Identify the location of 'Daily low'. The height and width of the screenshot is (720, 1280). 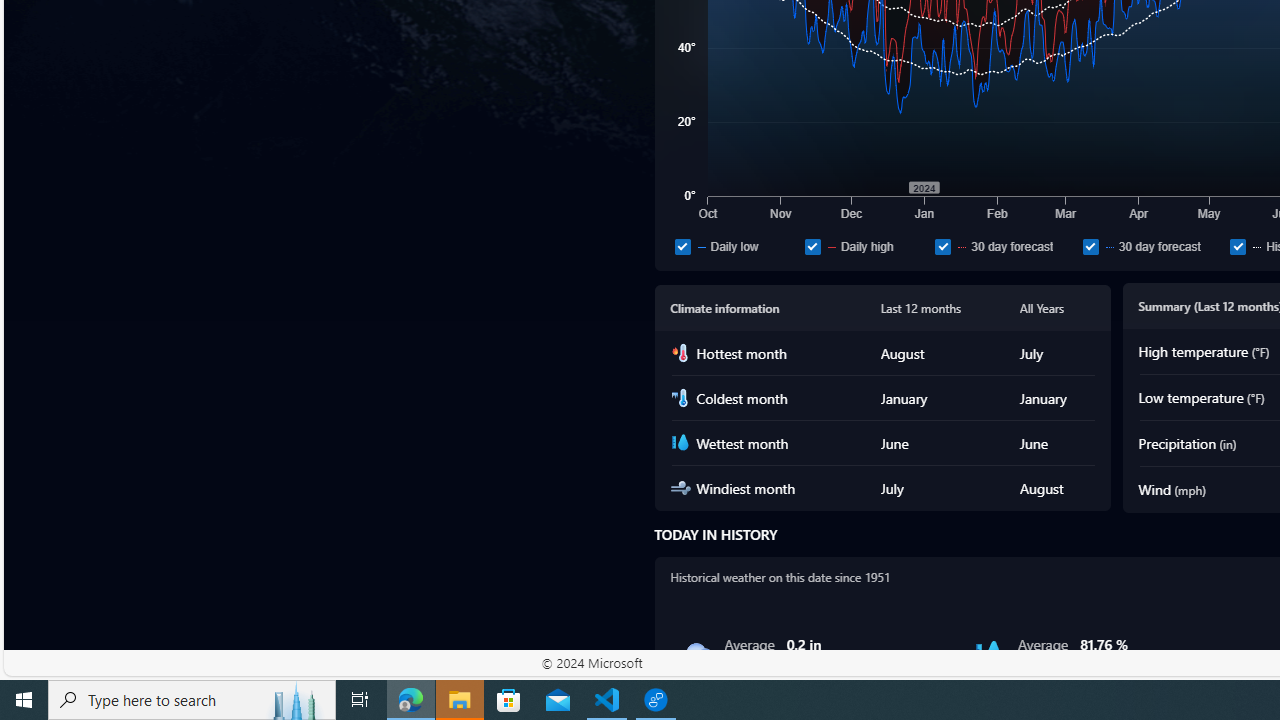
(735, 245).